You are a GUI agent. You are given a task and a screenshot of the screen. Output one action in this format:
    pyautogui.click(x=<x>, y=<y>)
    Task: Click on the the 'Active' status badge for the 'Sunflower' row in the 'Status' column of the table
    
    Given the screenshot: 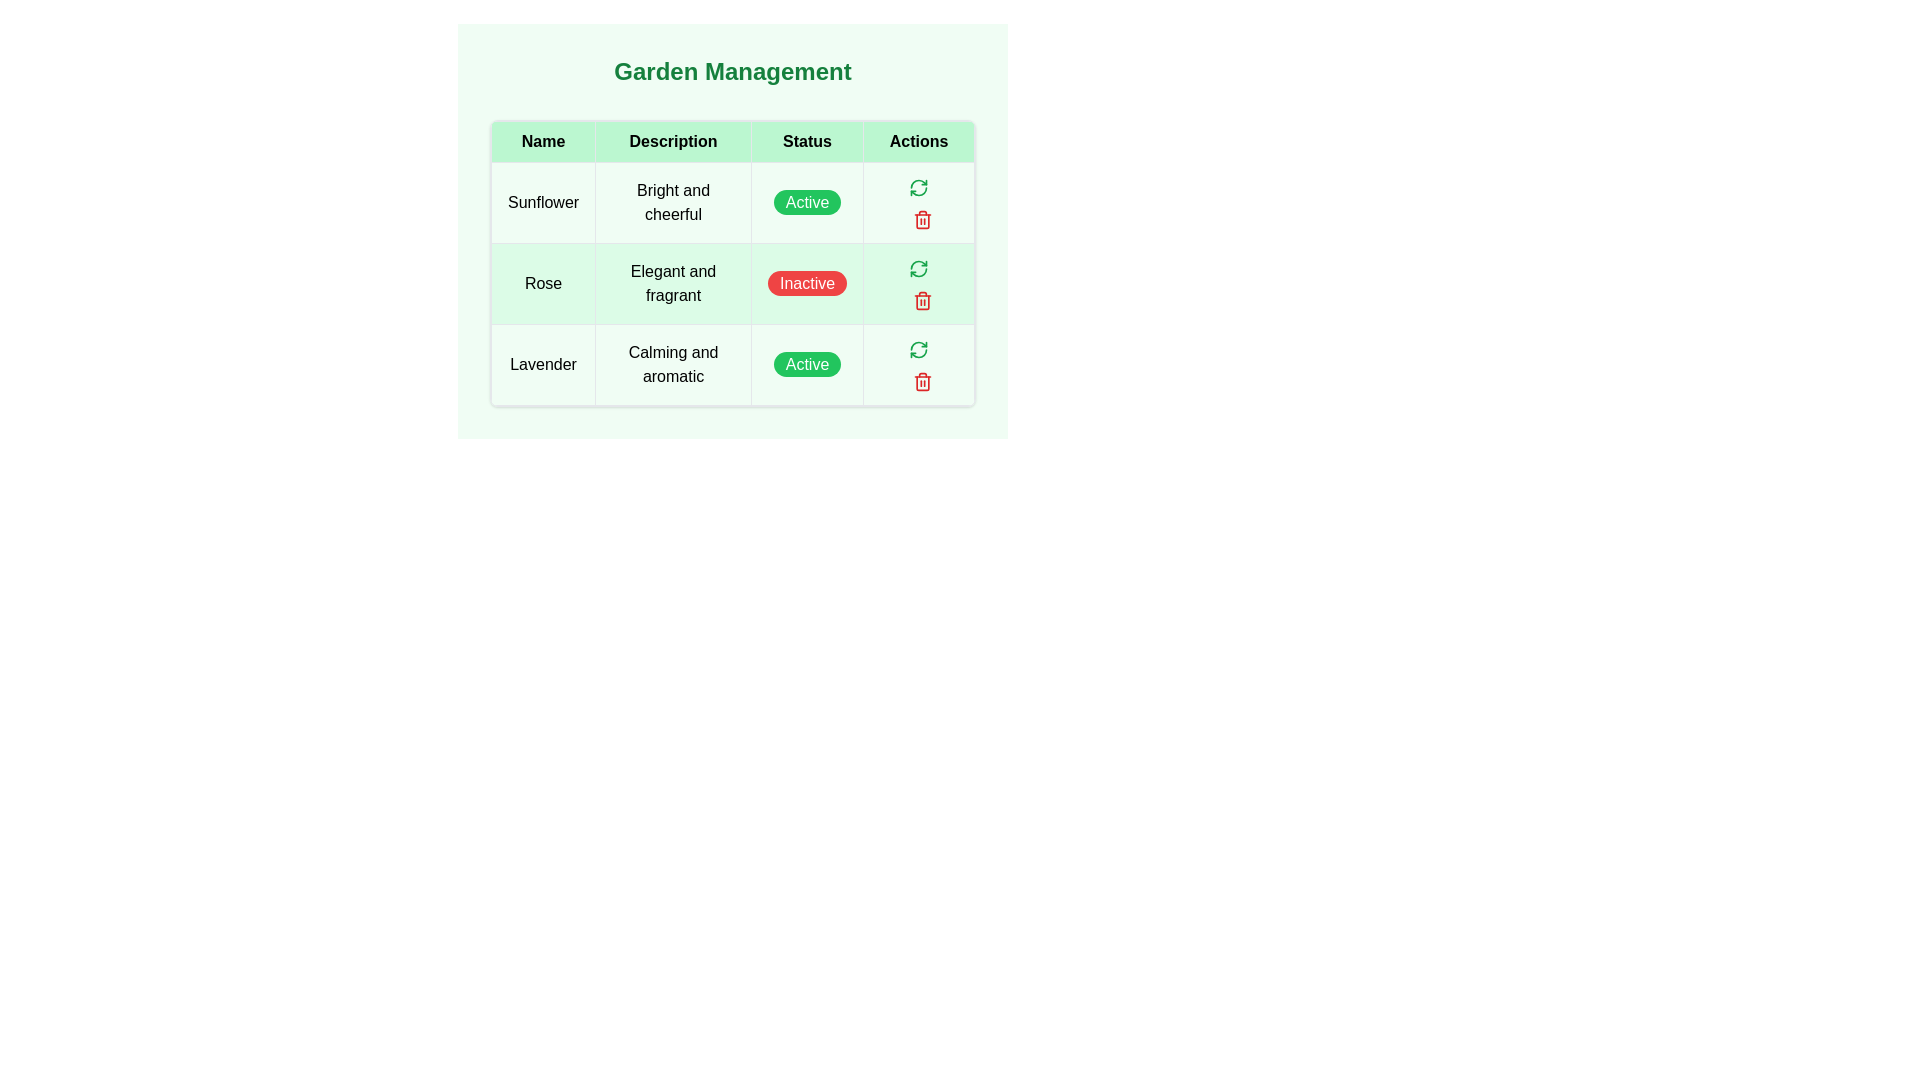 What is the action you would take?
    pyautogui.click(x=807, y=202)
    